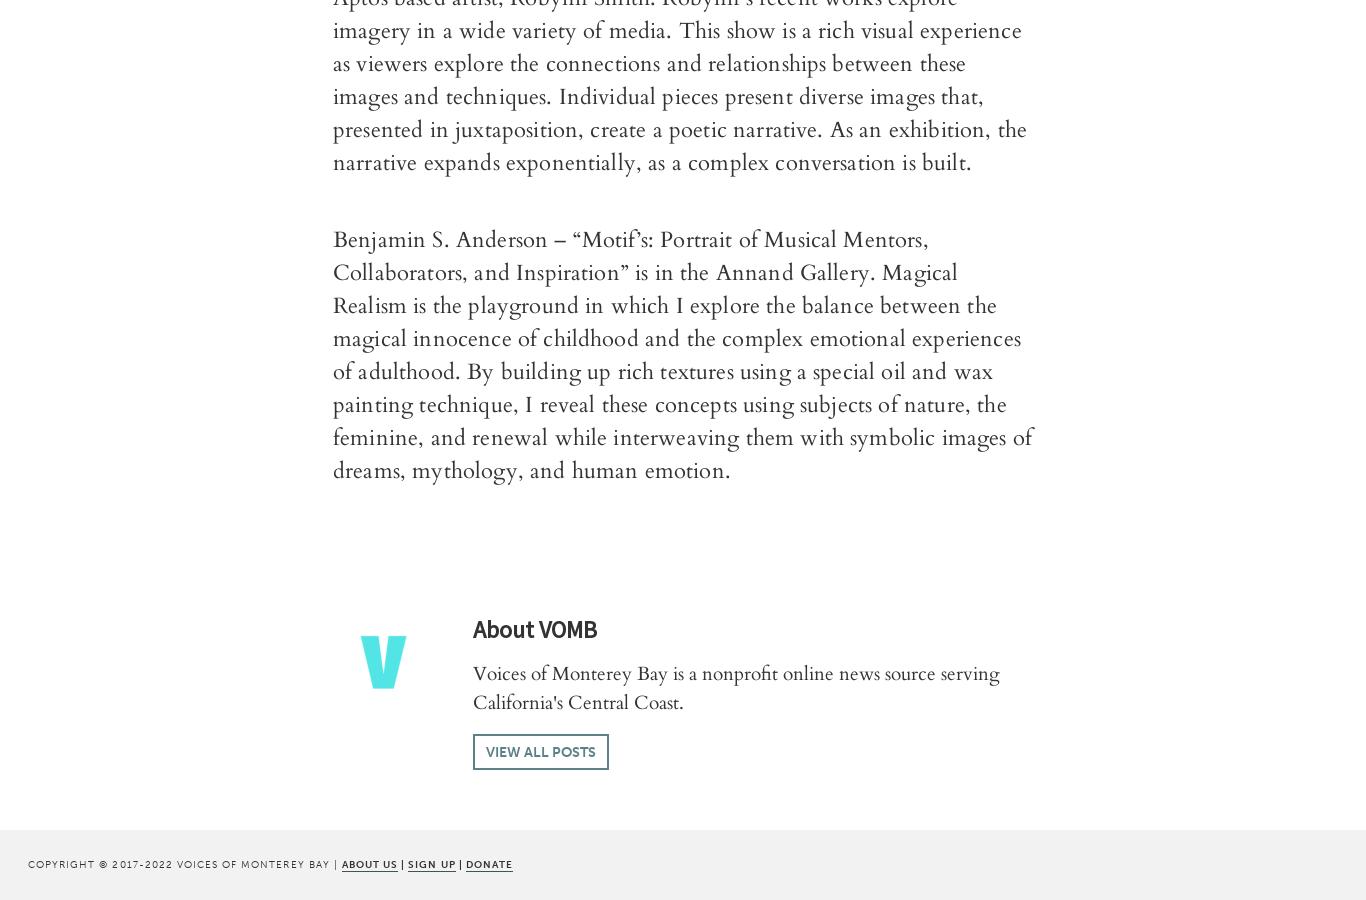 This screenshot has height=900, width=1366. Describe the element at coordinates (430, 863) in the screenshot. I see `'SIGN UP'` at that location.